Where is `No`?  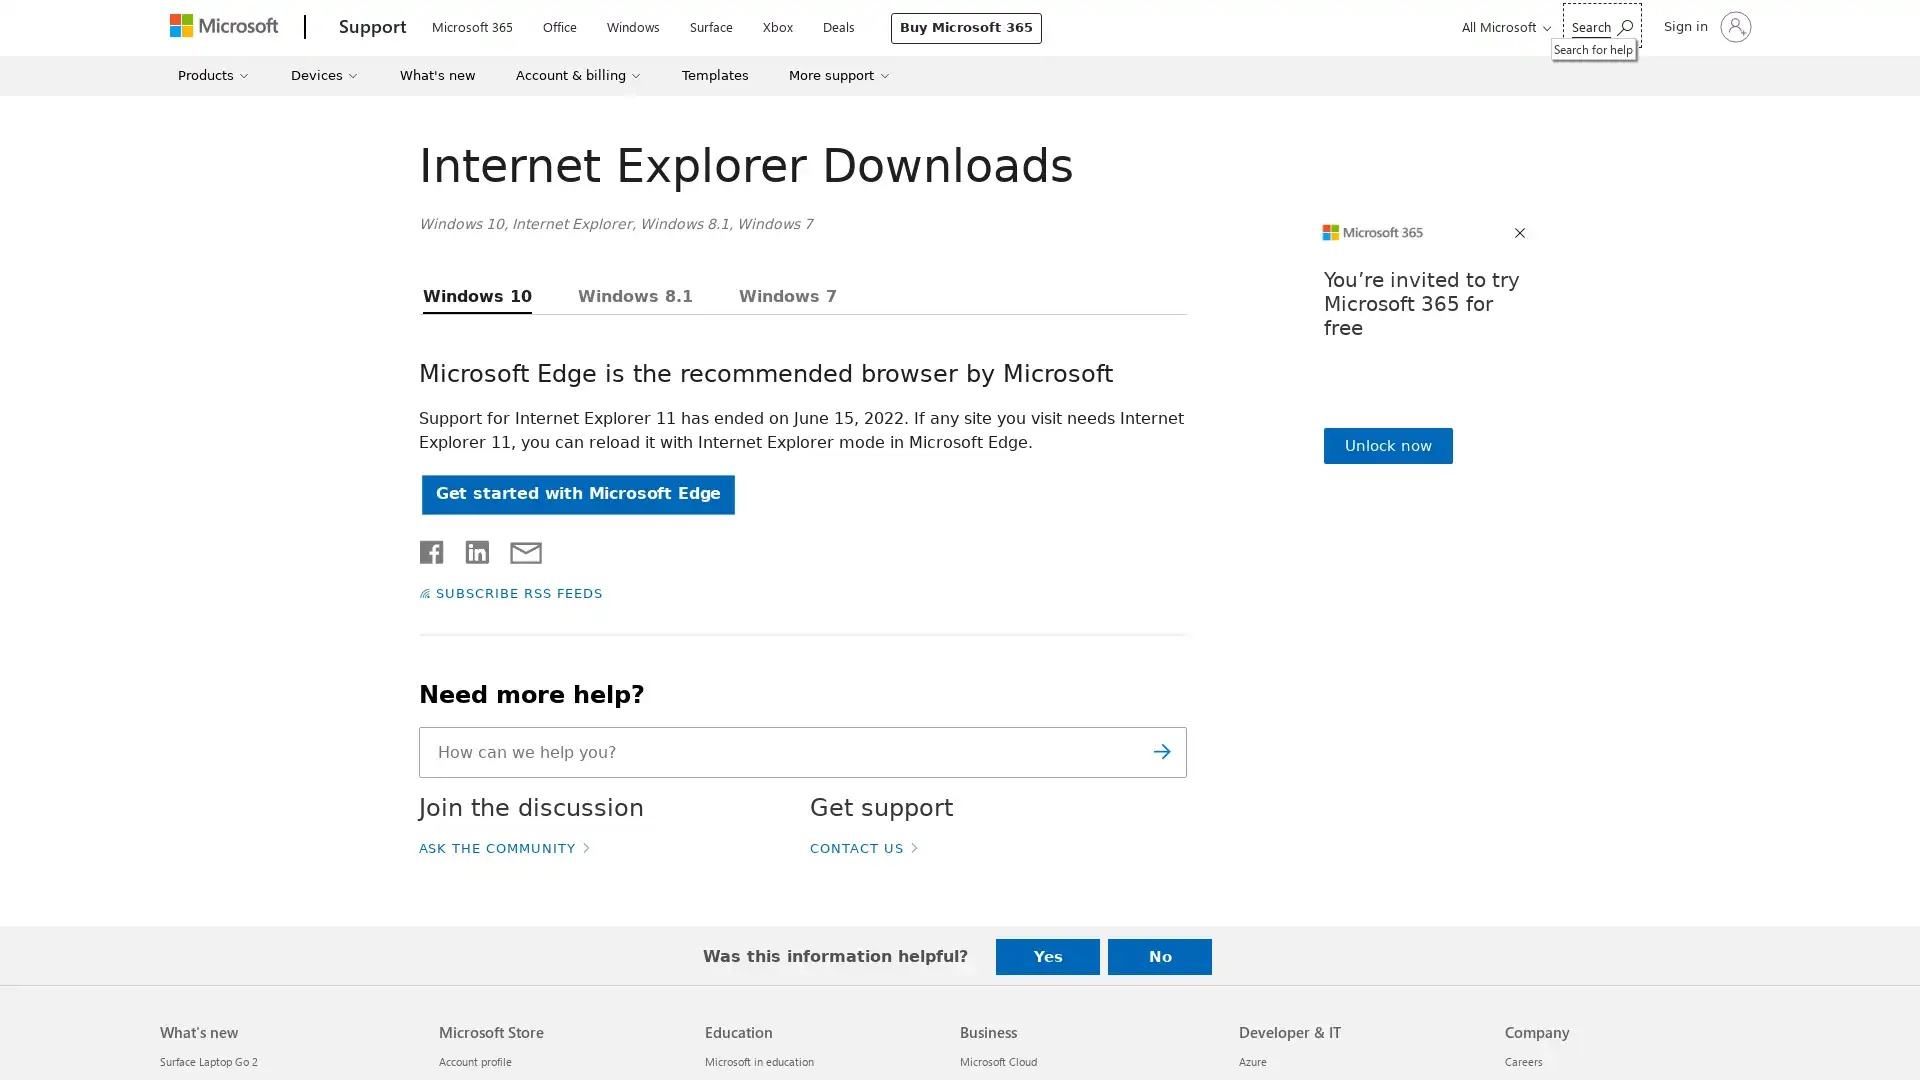
No is located at coordinates (1160, 955).